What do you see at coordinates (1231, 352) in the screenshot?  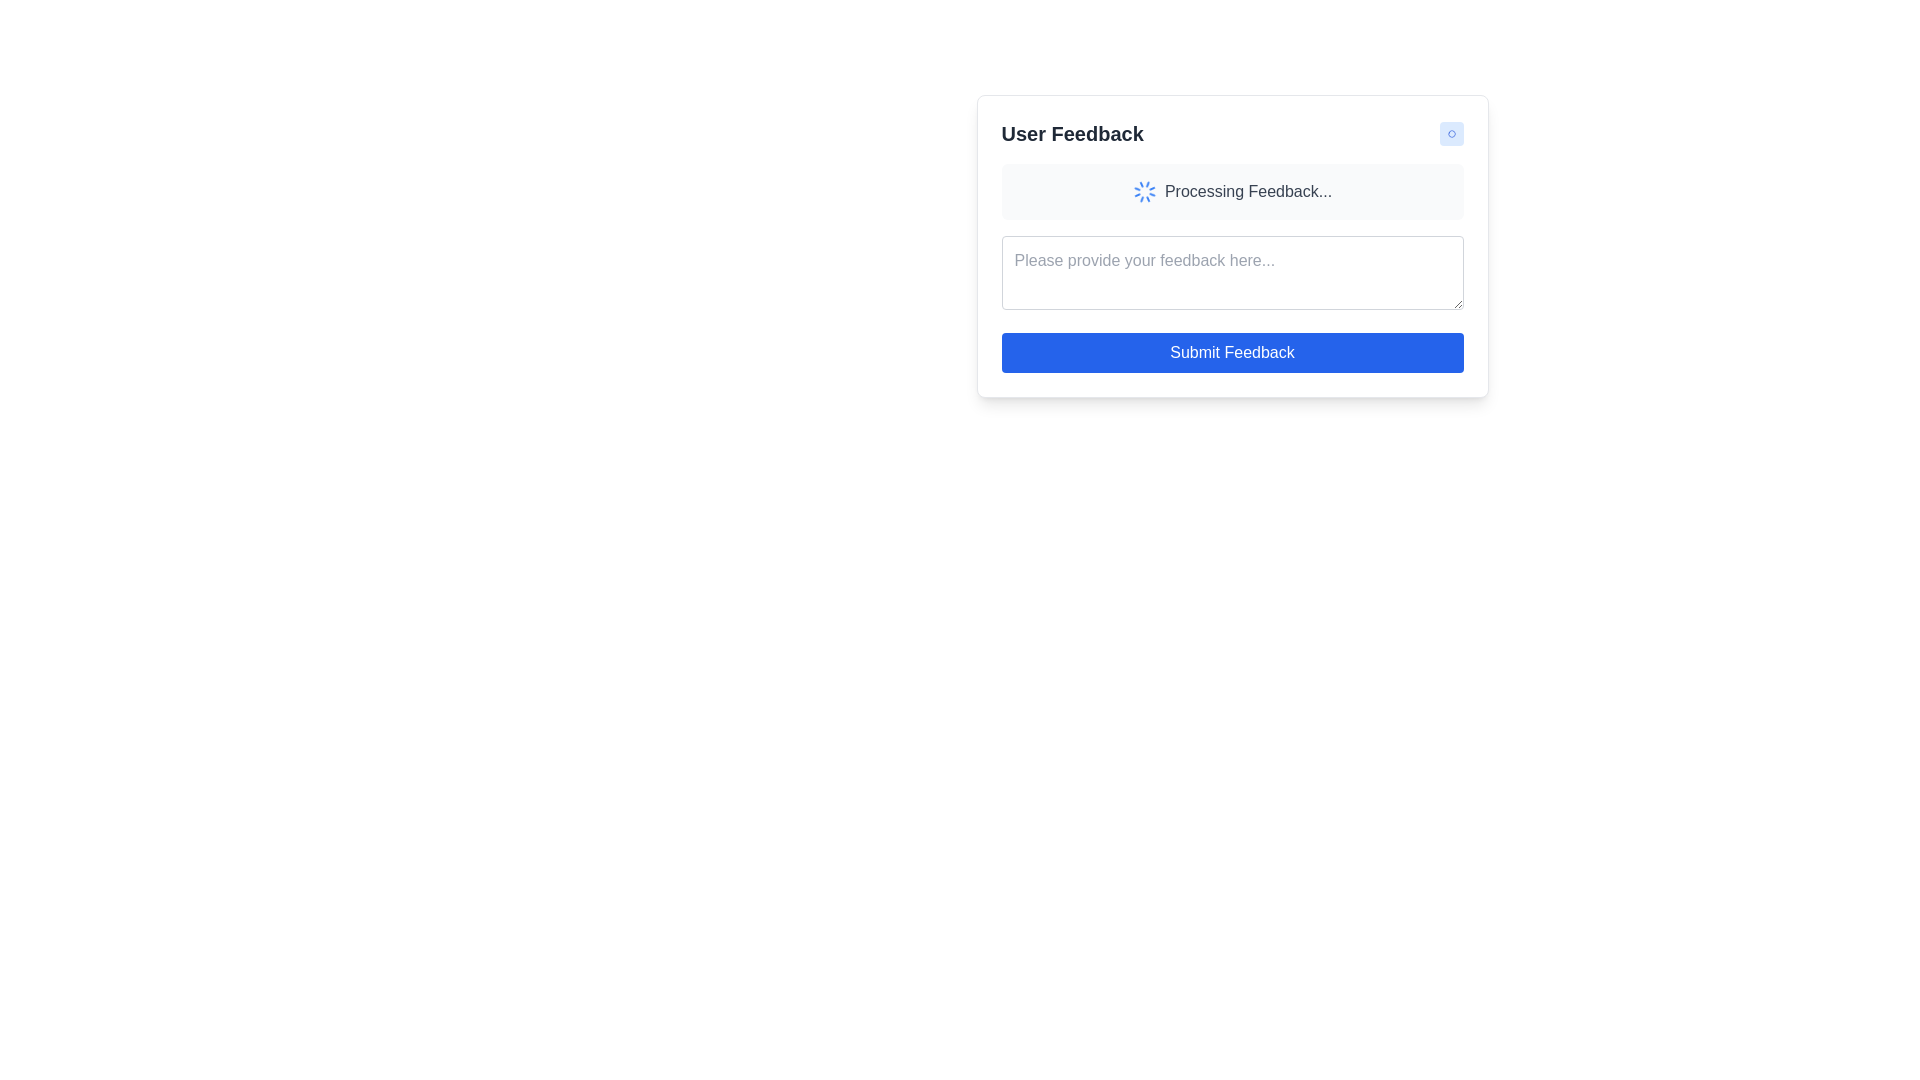 I see `the feedback submission button located at the bottom of the feedback form` at bounding box center [1231, 352].